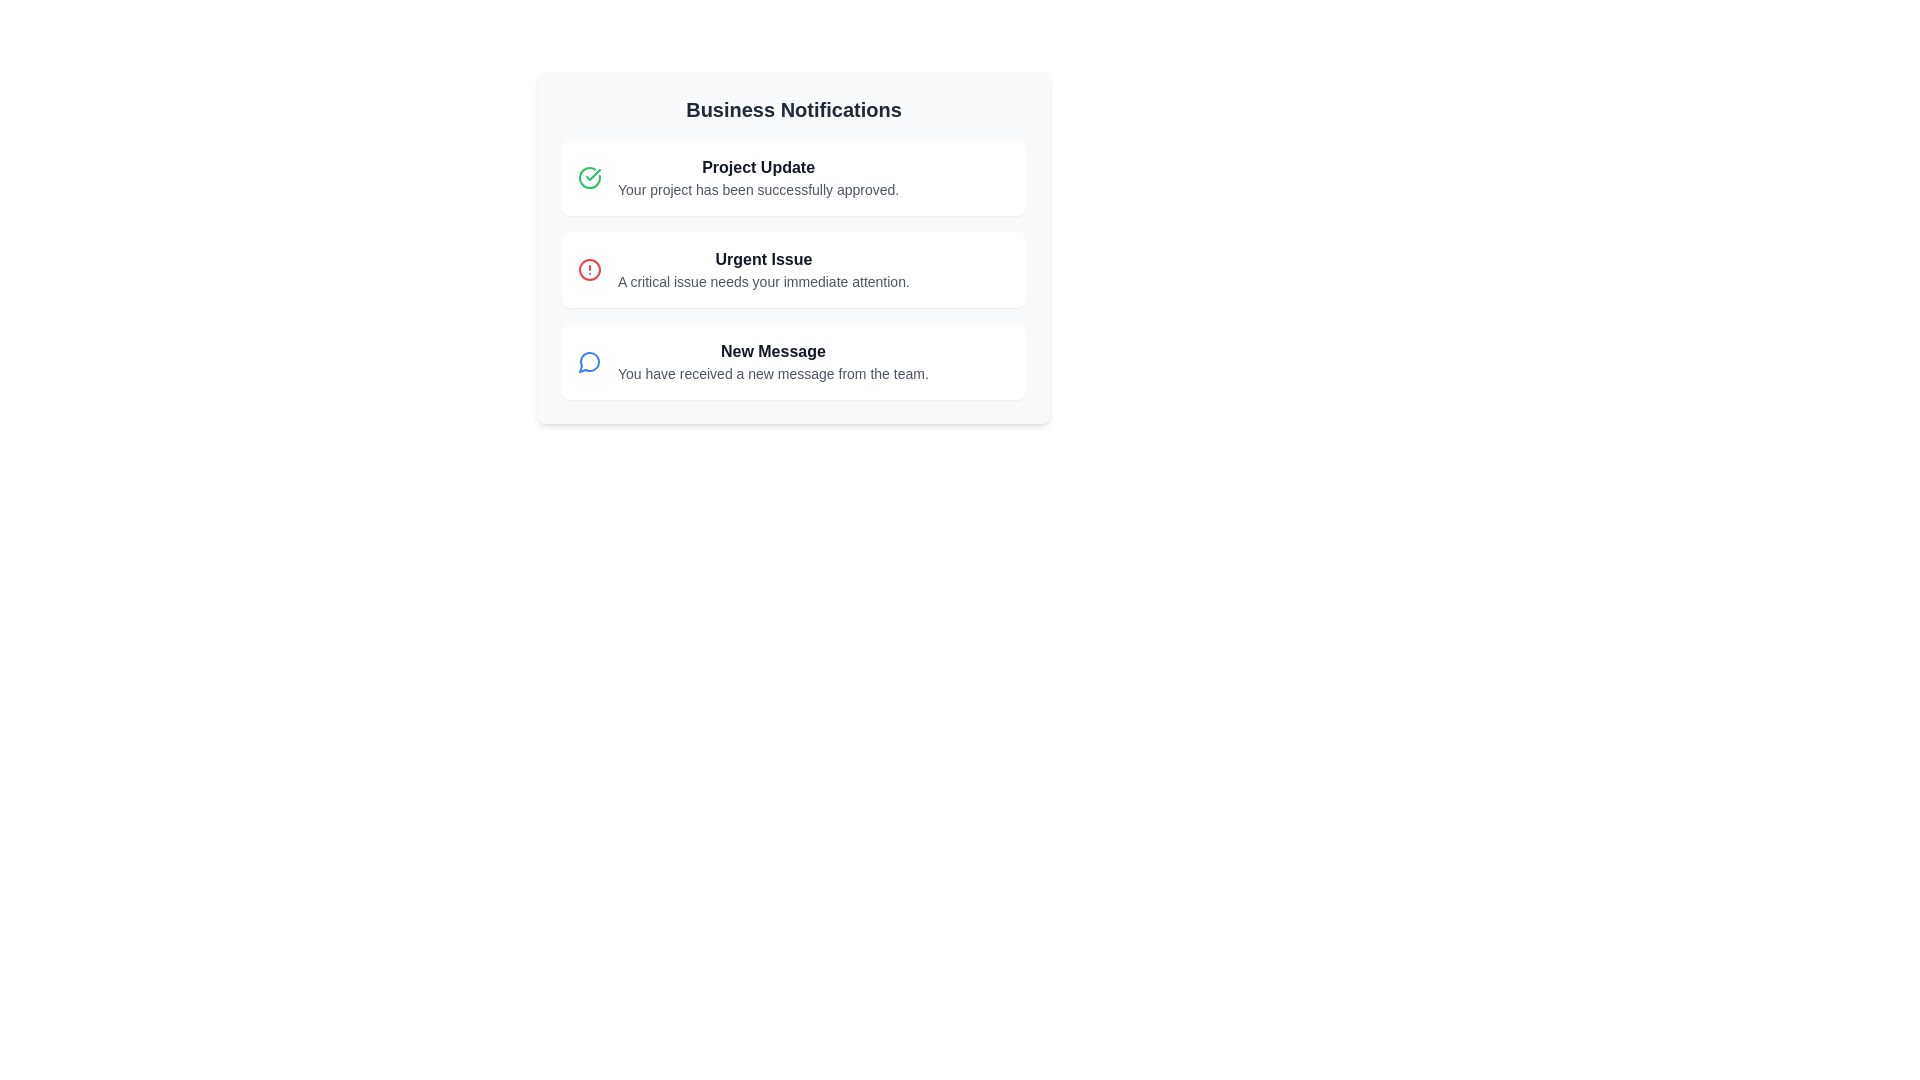 The width and height of the screenshot is (1920, 1080). What do you see at coordinates (588, 362) in the screenshot?
I see `the message notification icon located in the notification panel under the 'New Message' title, positioned to the left of the text content` at bounding box center [588, 362].